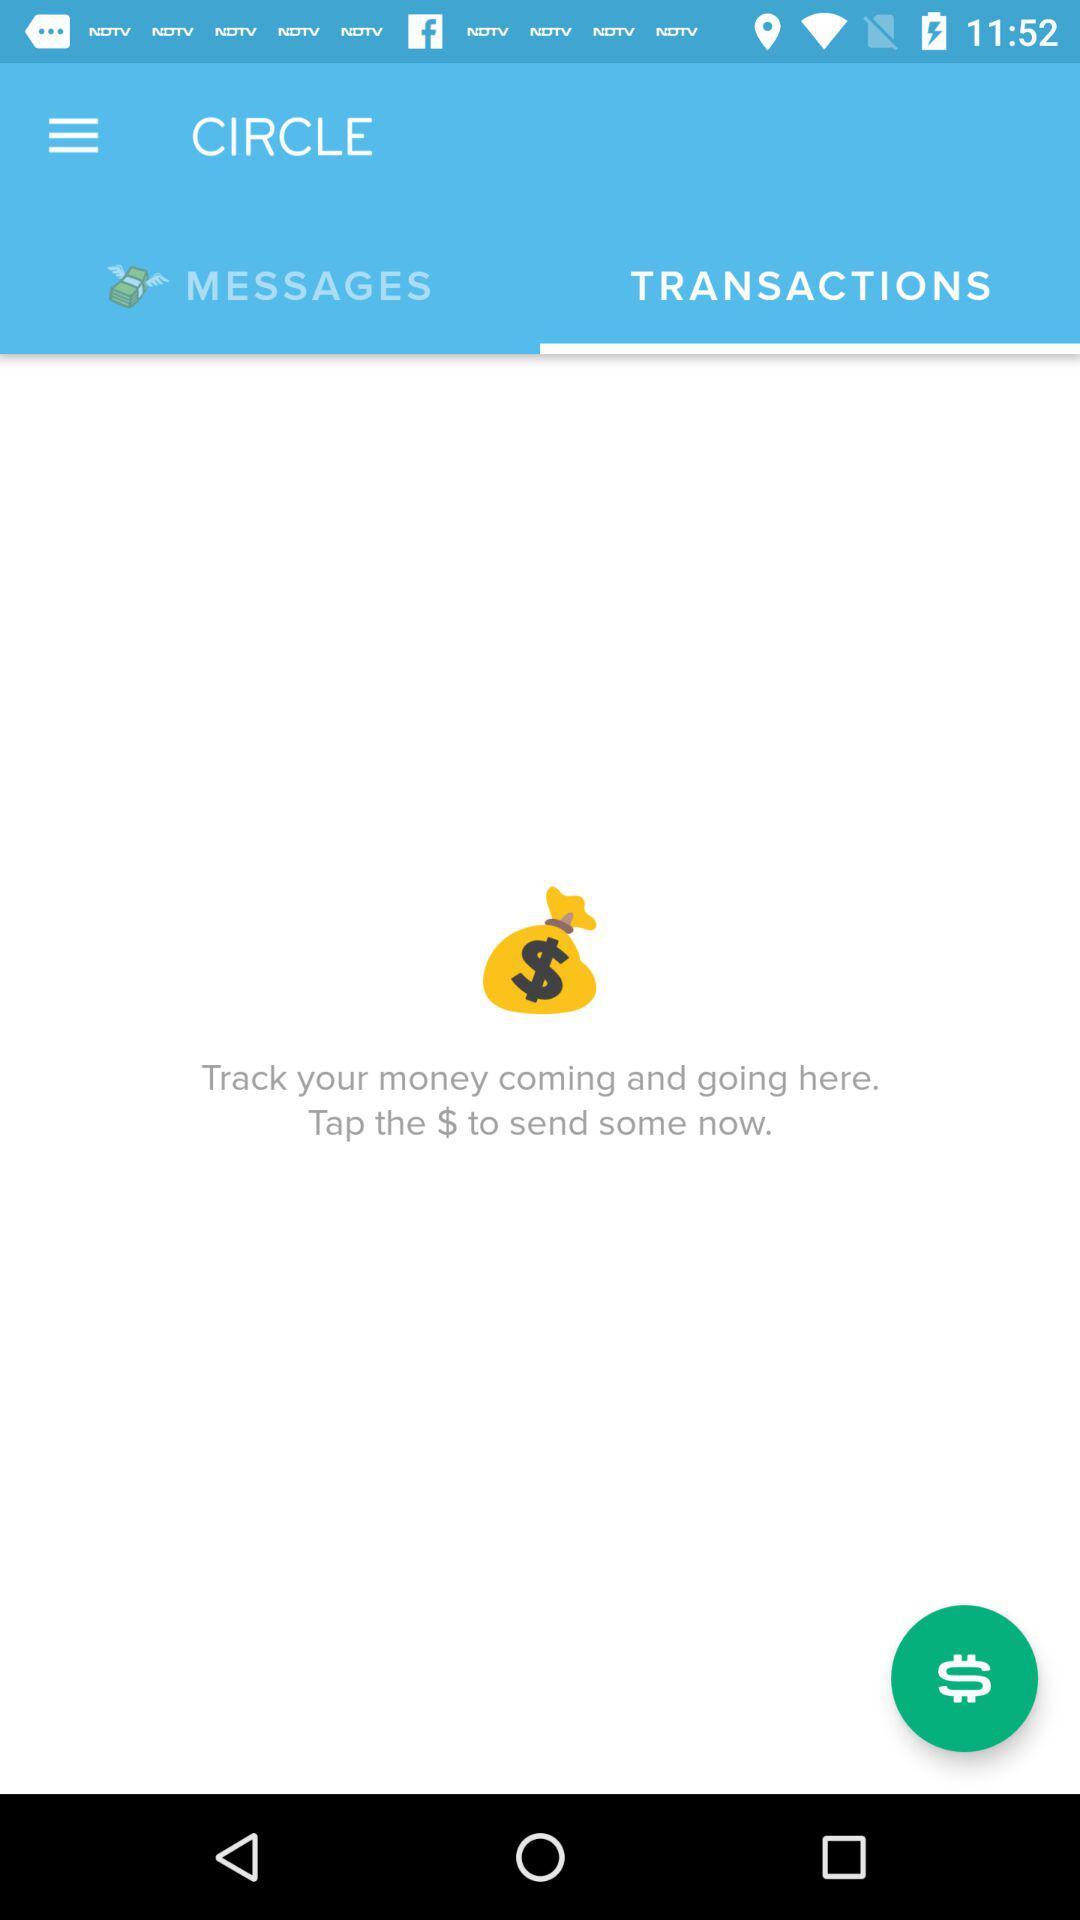 The image size is (1080, 1920). I want to click on the icon at the top right corner, so click(810, 285).